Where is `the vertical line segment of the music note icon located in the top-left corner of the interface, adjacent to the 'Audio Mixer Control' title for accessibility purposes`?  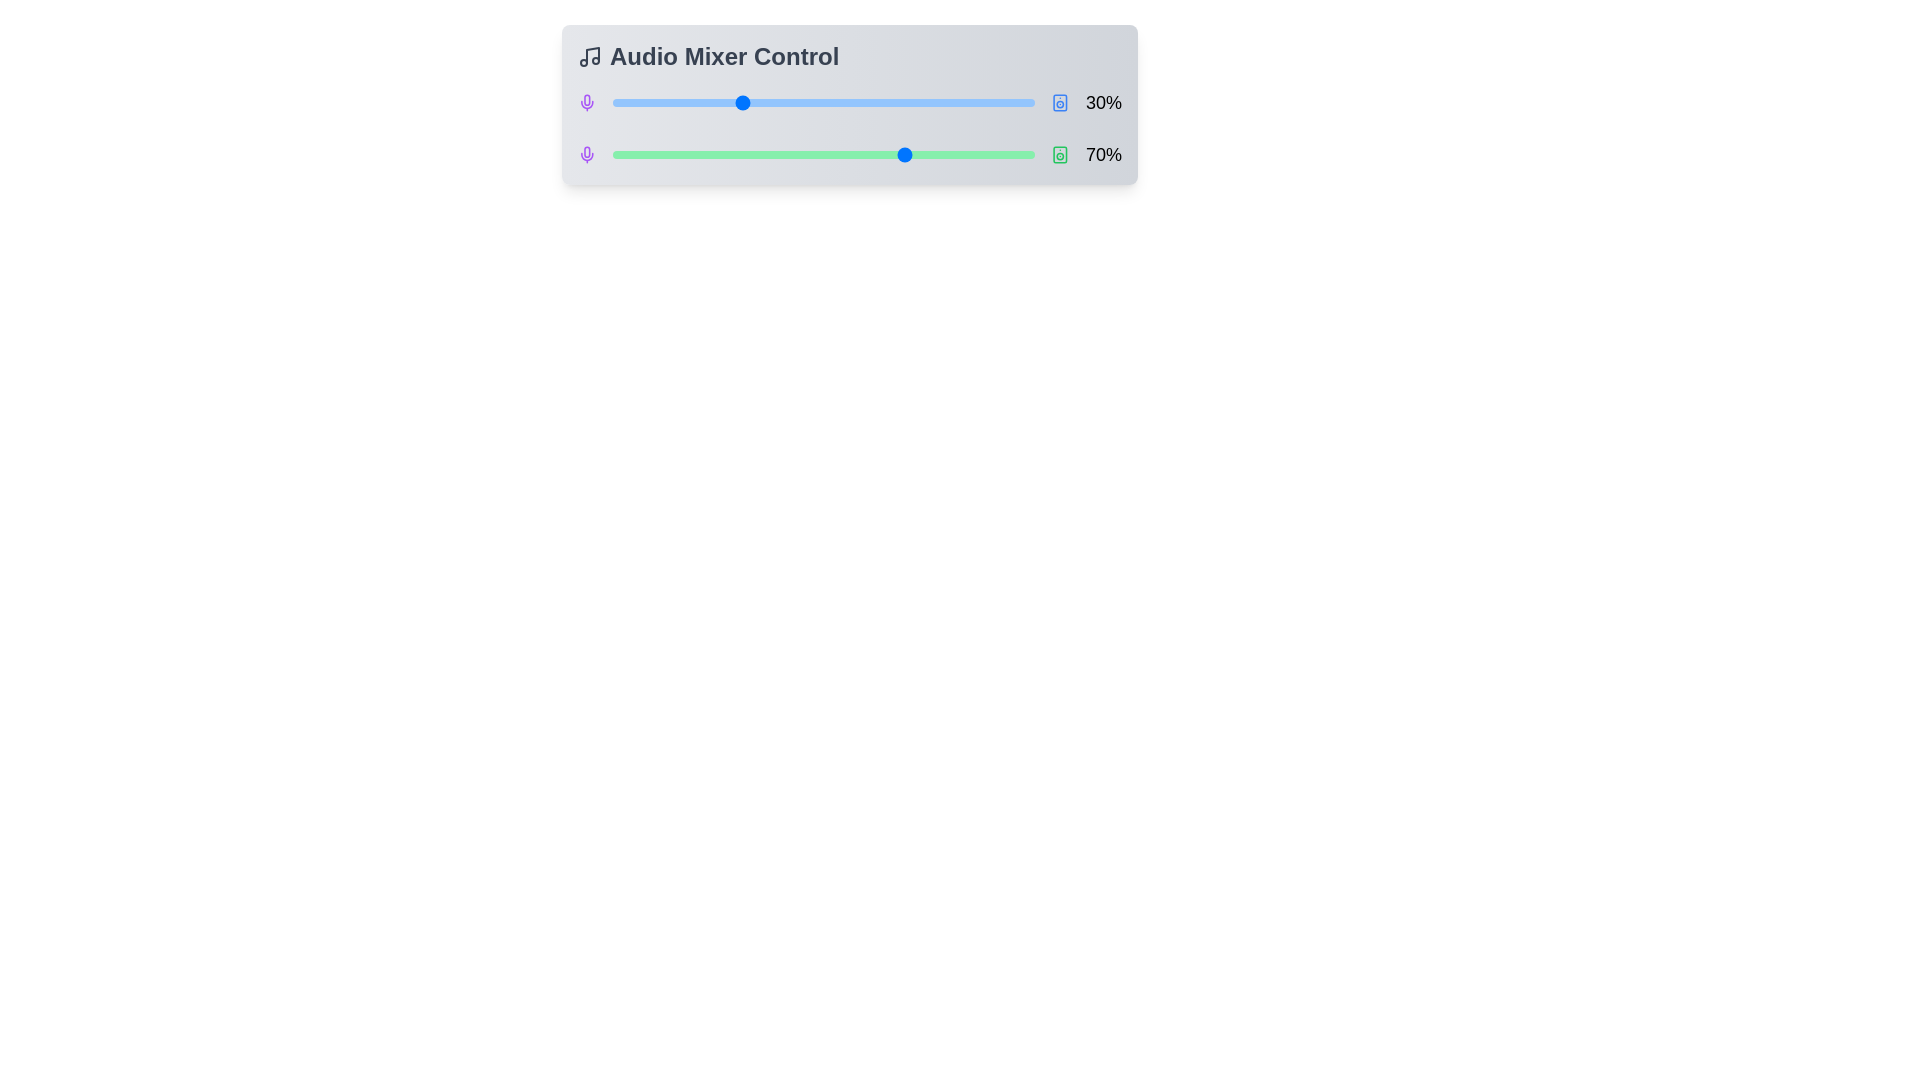
the vertical line segment of the music note icon located in the top-left corner of the interface, adjacent to the 'Audio Mixer Control' title for accessibility purposes is located at coordinates (592, 54).